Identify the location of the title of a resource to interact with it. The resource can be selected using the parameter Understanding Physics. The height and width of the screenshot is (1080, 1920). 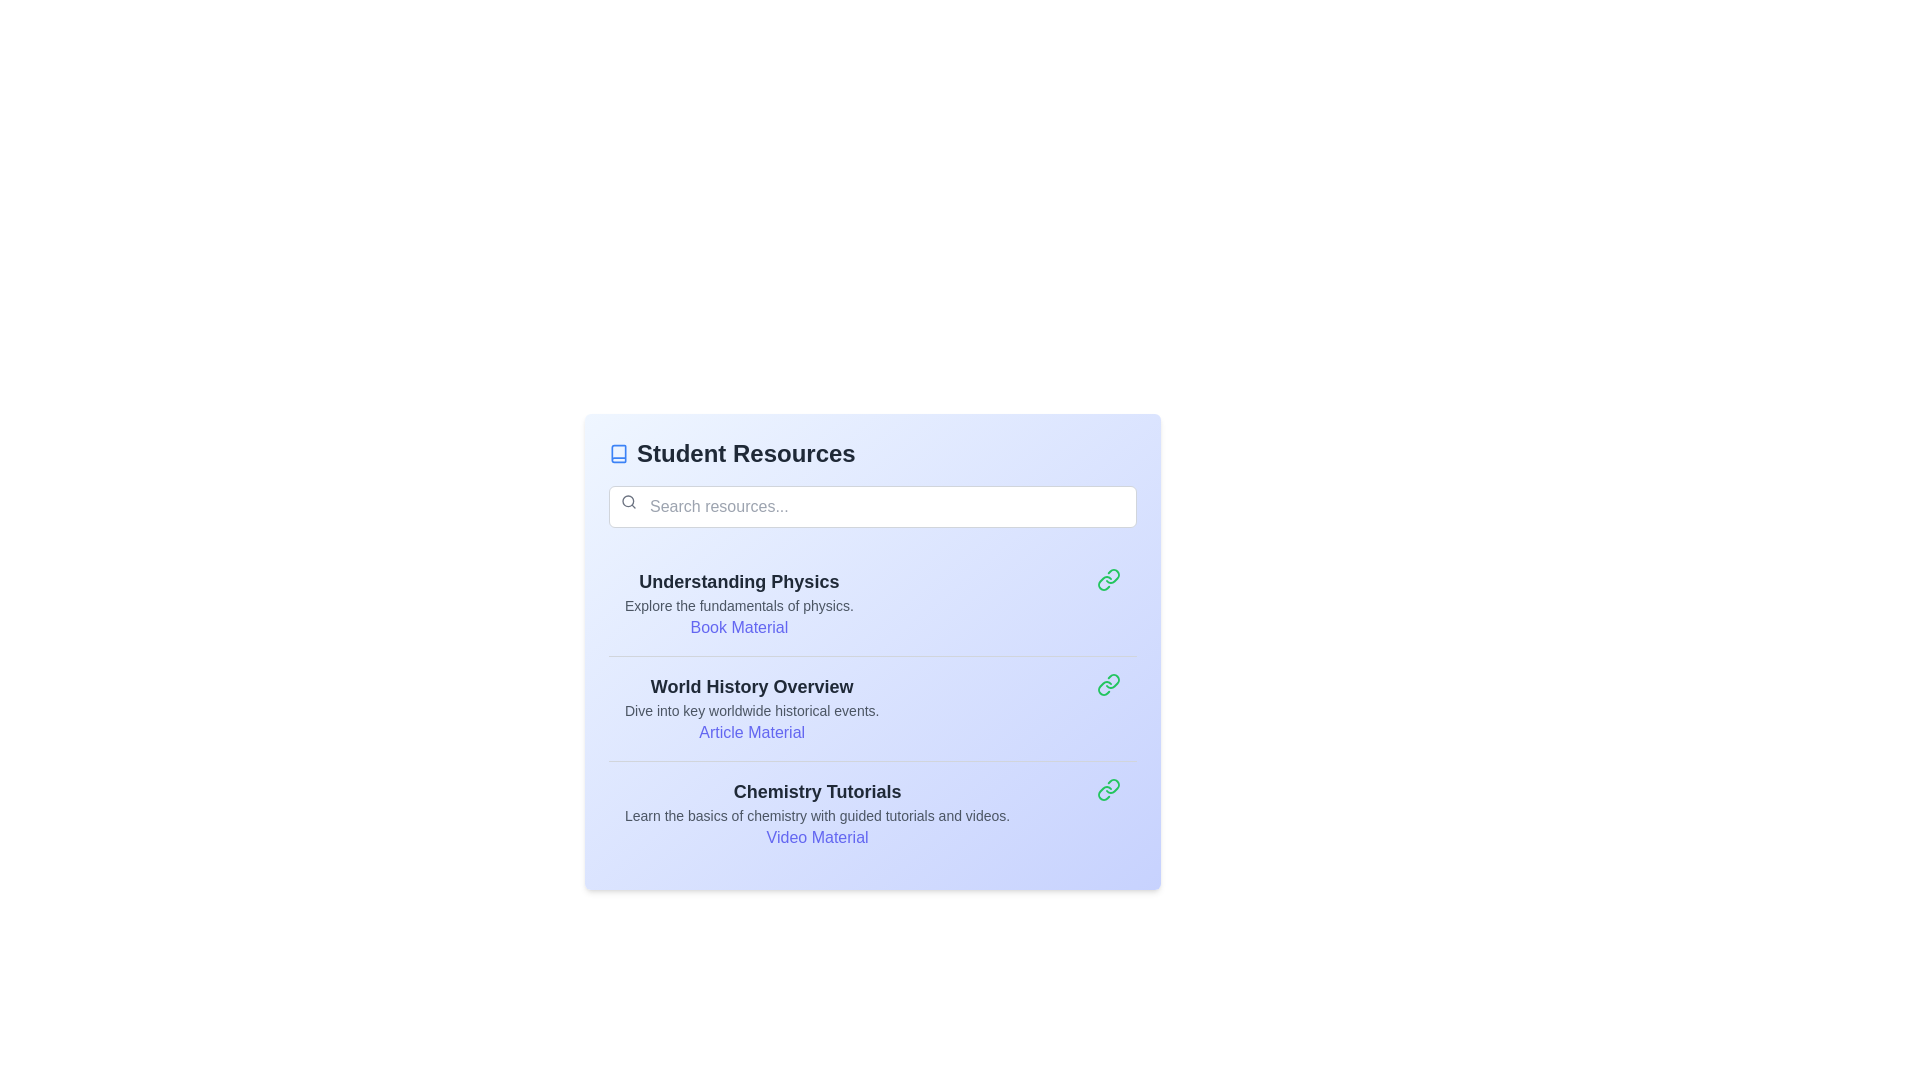
(738, 582).